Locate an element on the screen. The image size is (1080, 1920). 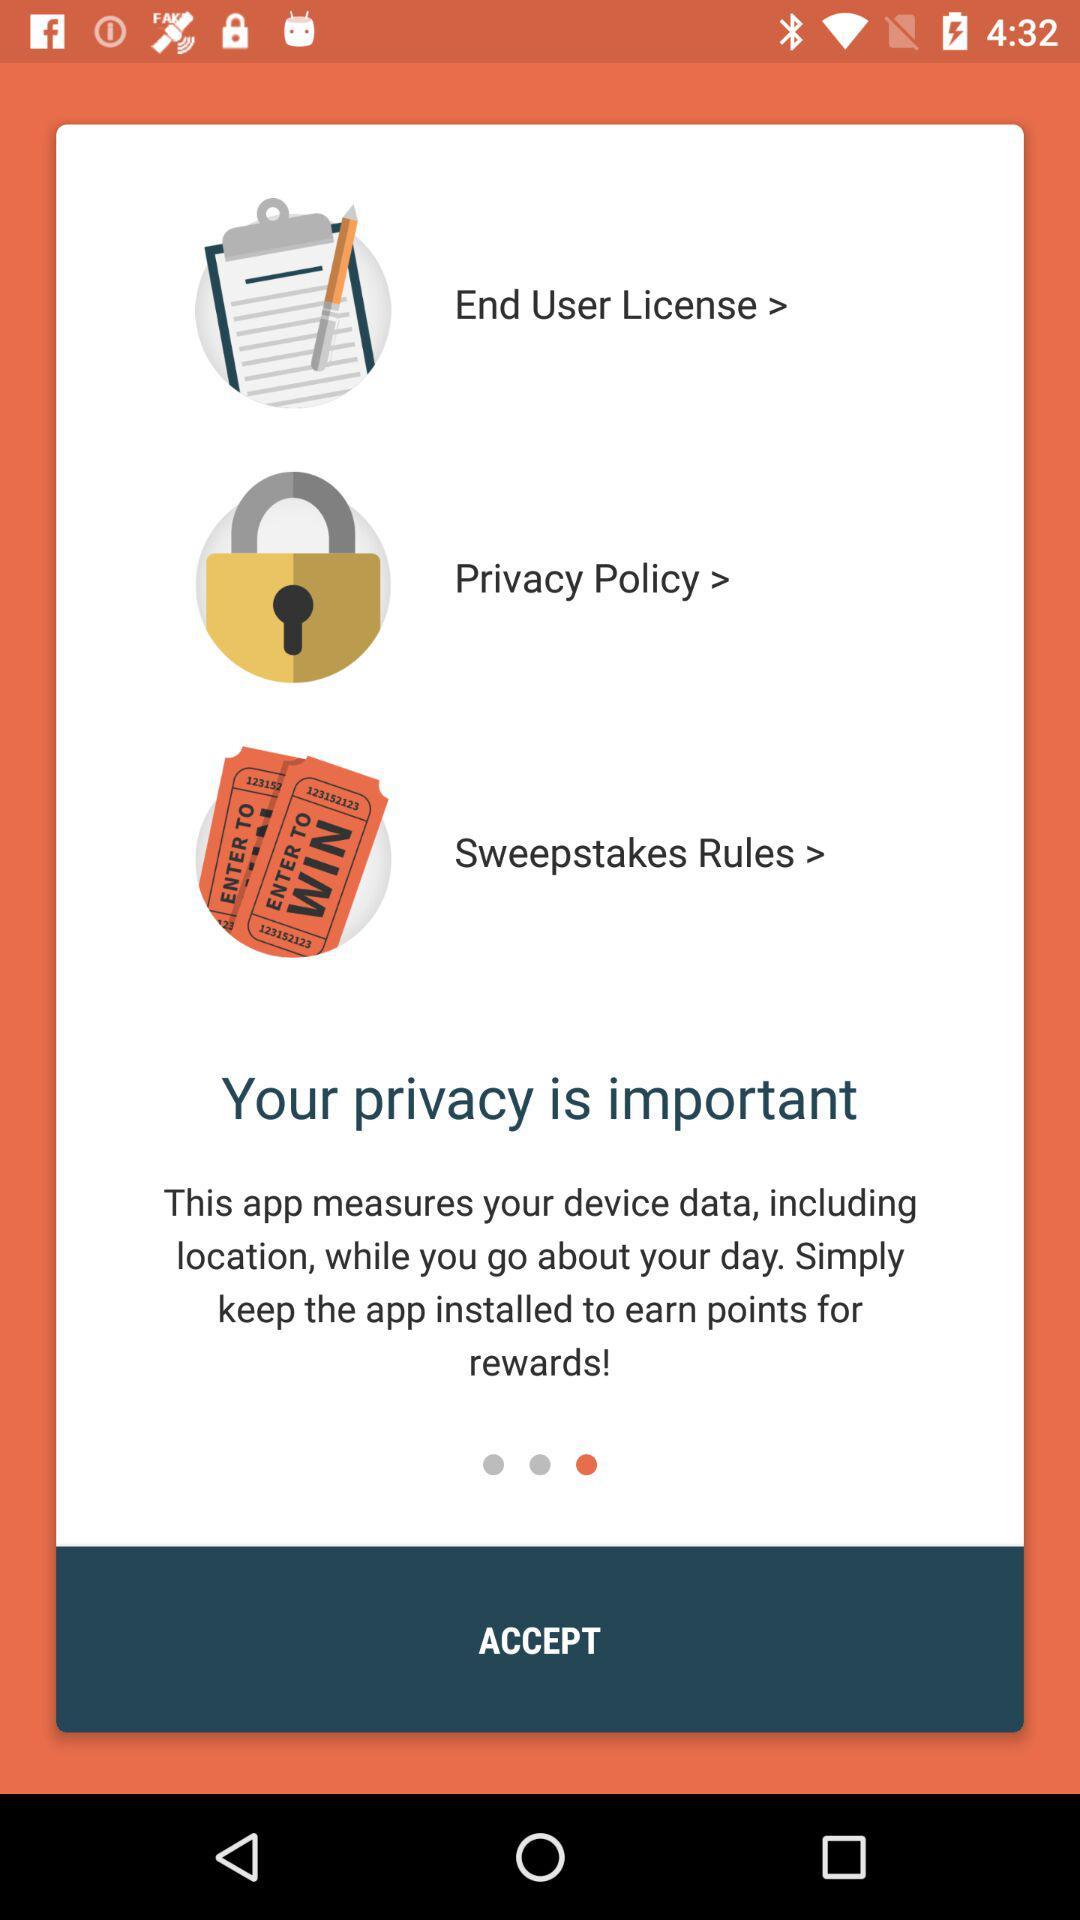
open privacy details is located at coordinates (293, 576).